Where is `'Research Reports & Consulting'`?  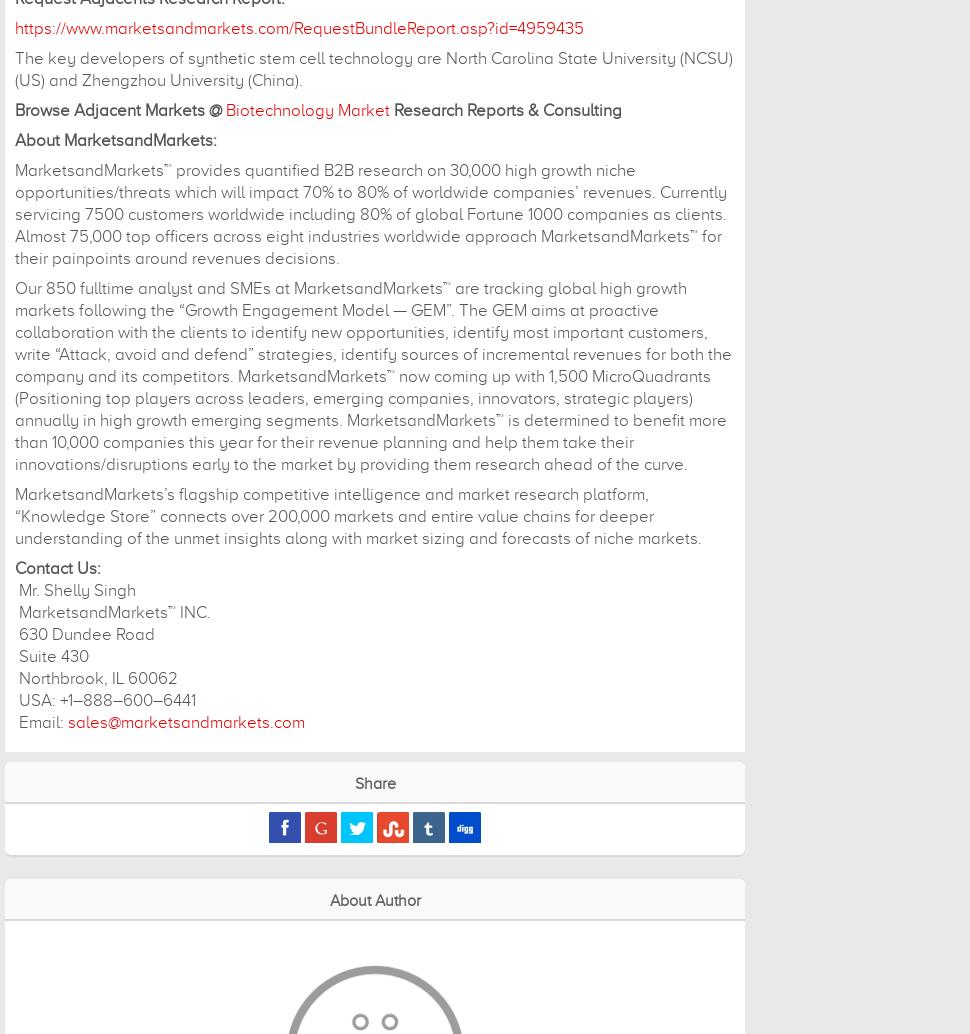 'Research Reports & Consulting' is located at coordinates (390, 110).